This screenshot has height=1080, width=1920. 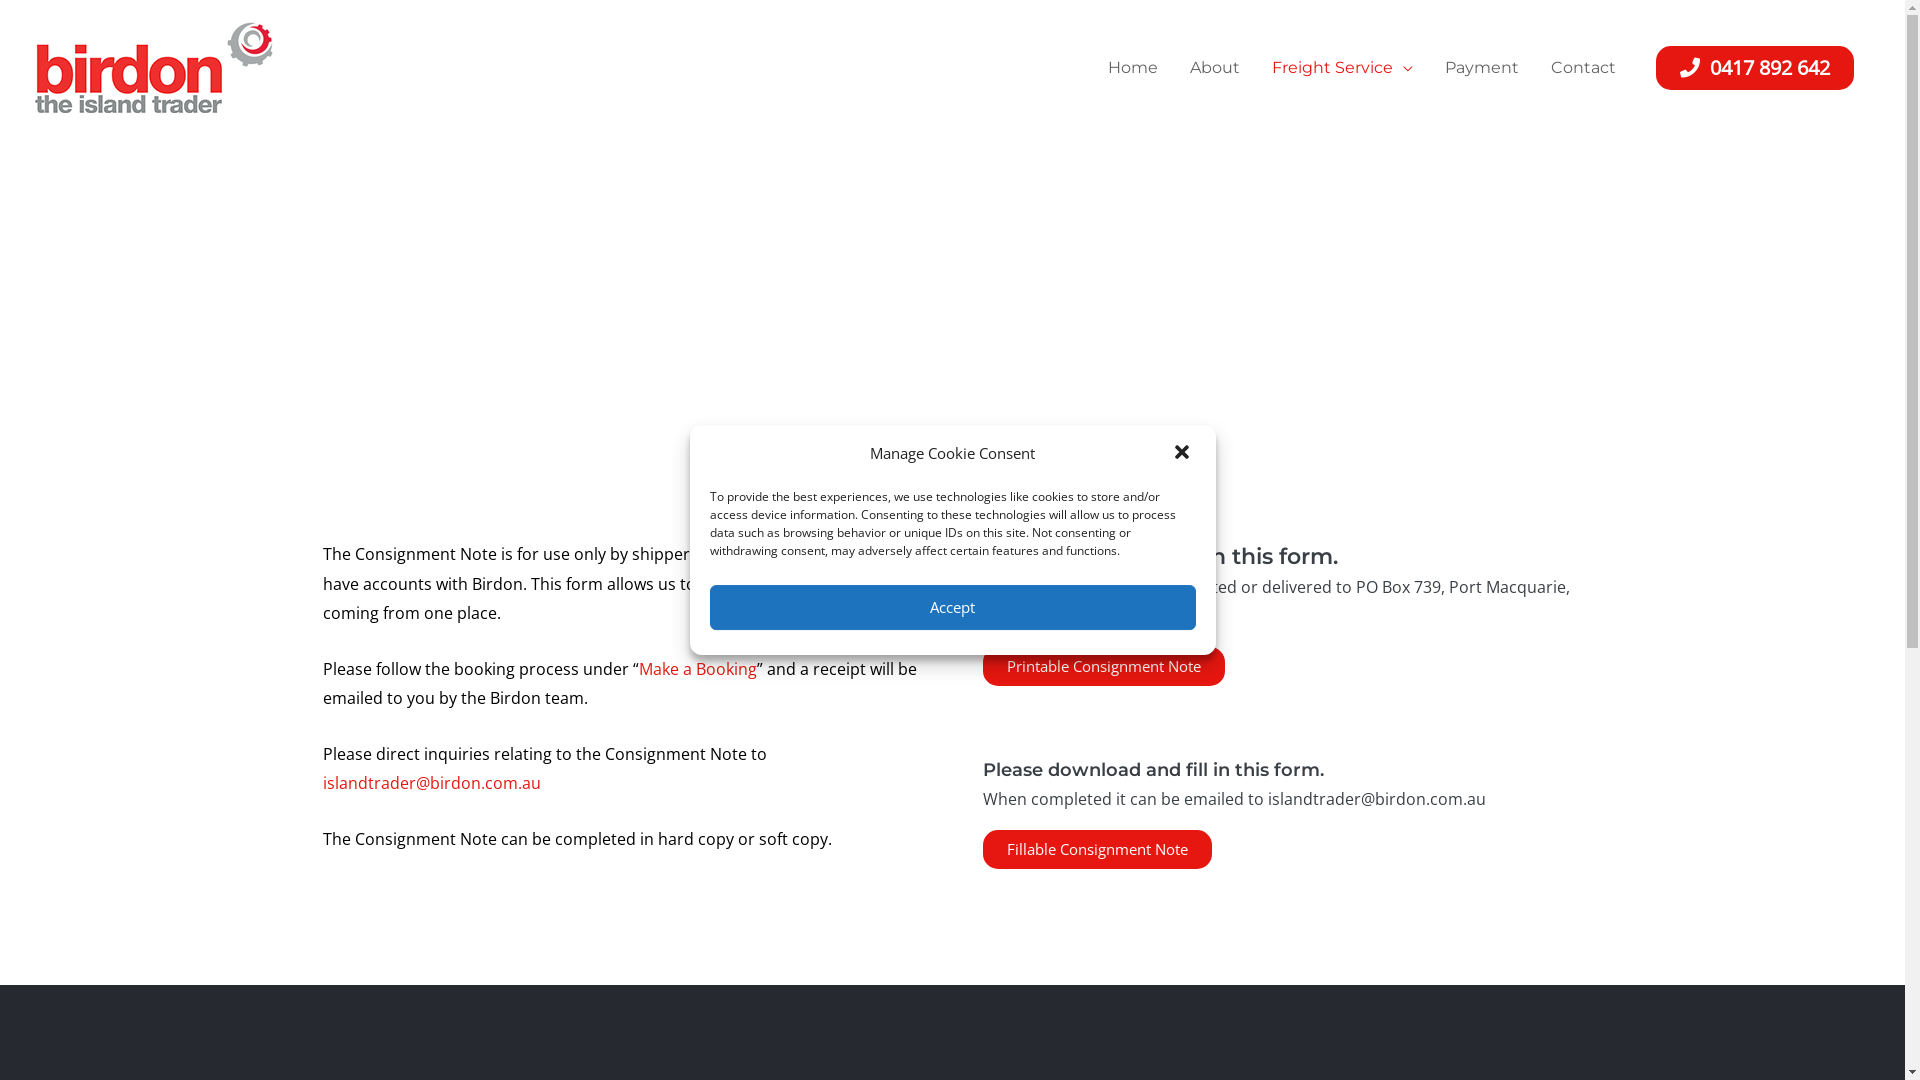 What do you see at coordinates (1255, 67) in the screenshot?
I see `'Freight Service'` at bounding box center [1255, 67].